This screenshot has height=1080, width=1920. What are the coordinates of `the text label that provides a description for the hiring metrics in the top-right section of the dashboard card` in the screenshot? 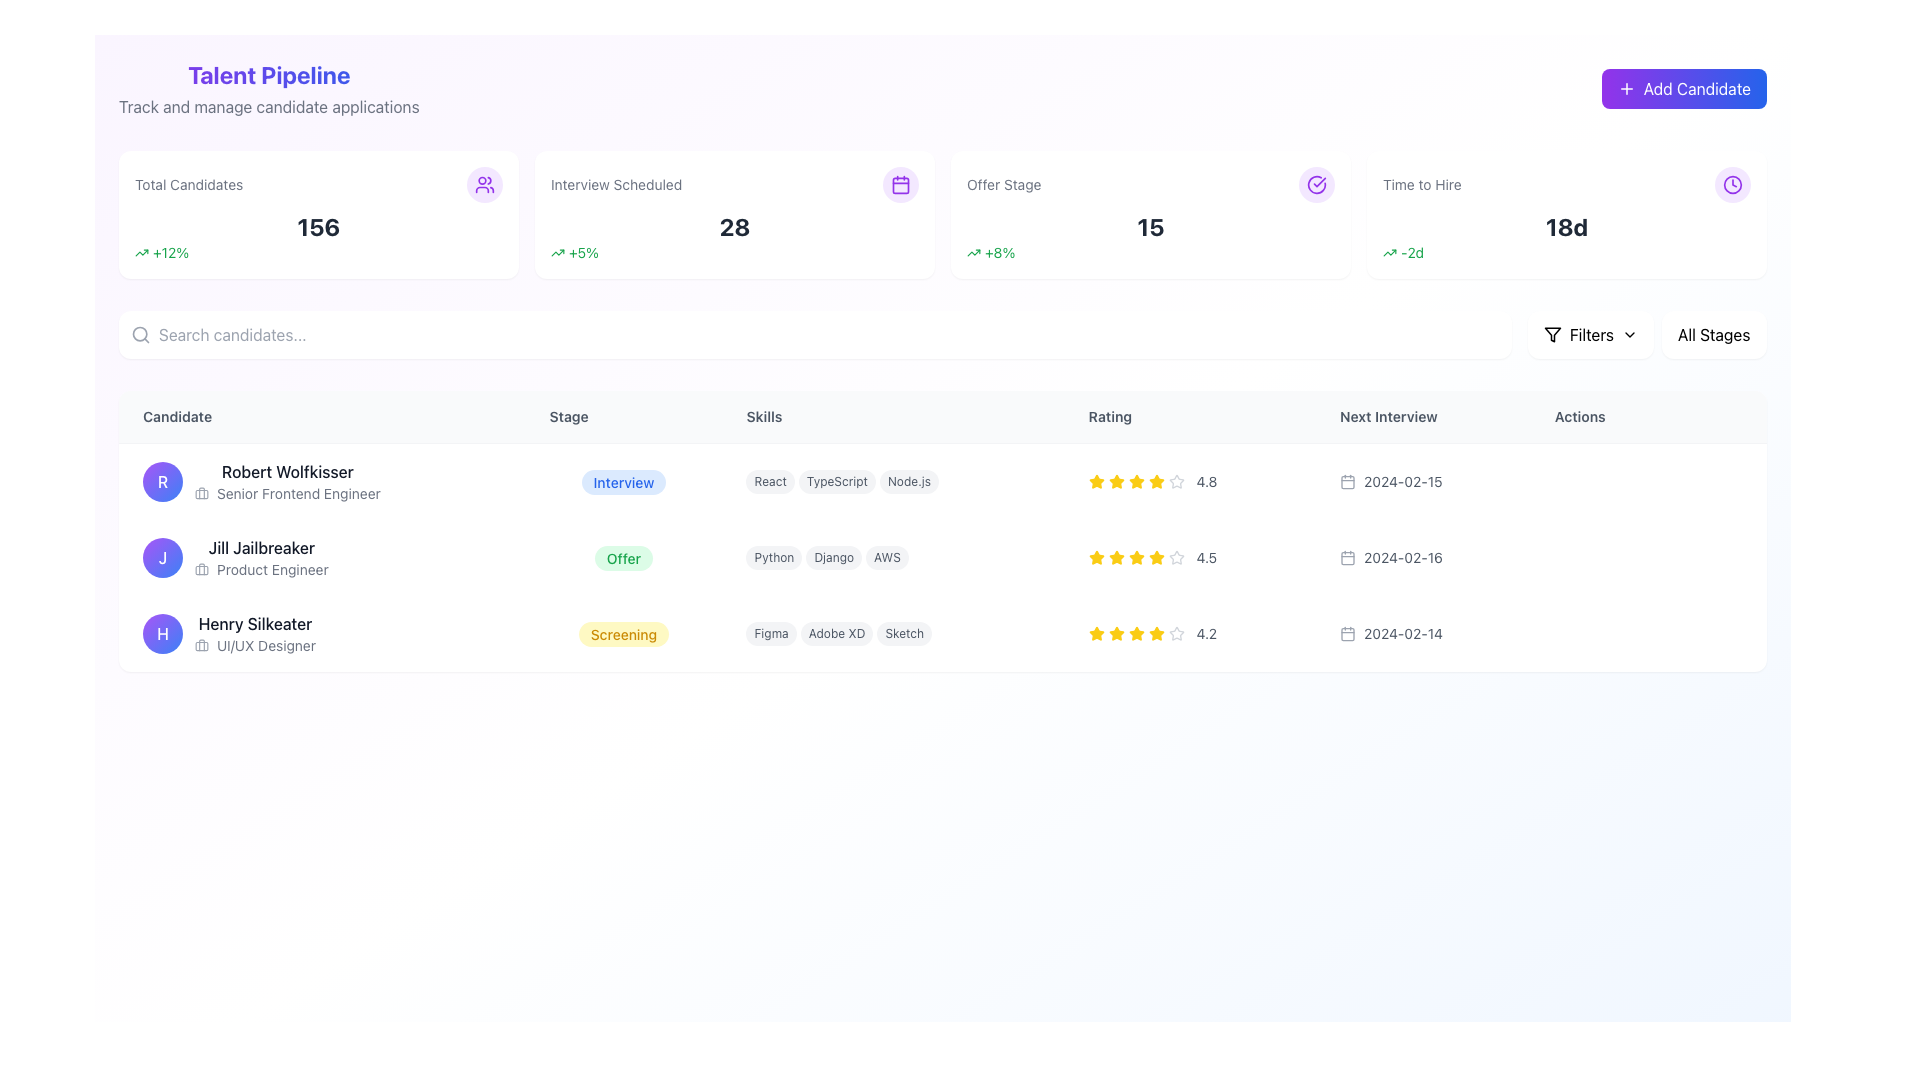 It's located at (1421, 185).